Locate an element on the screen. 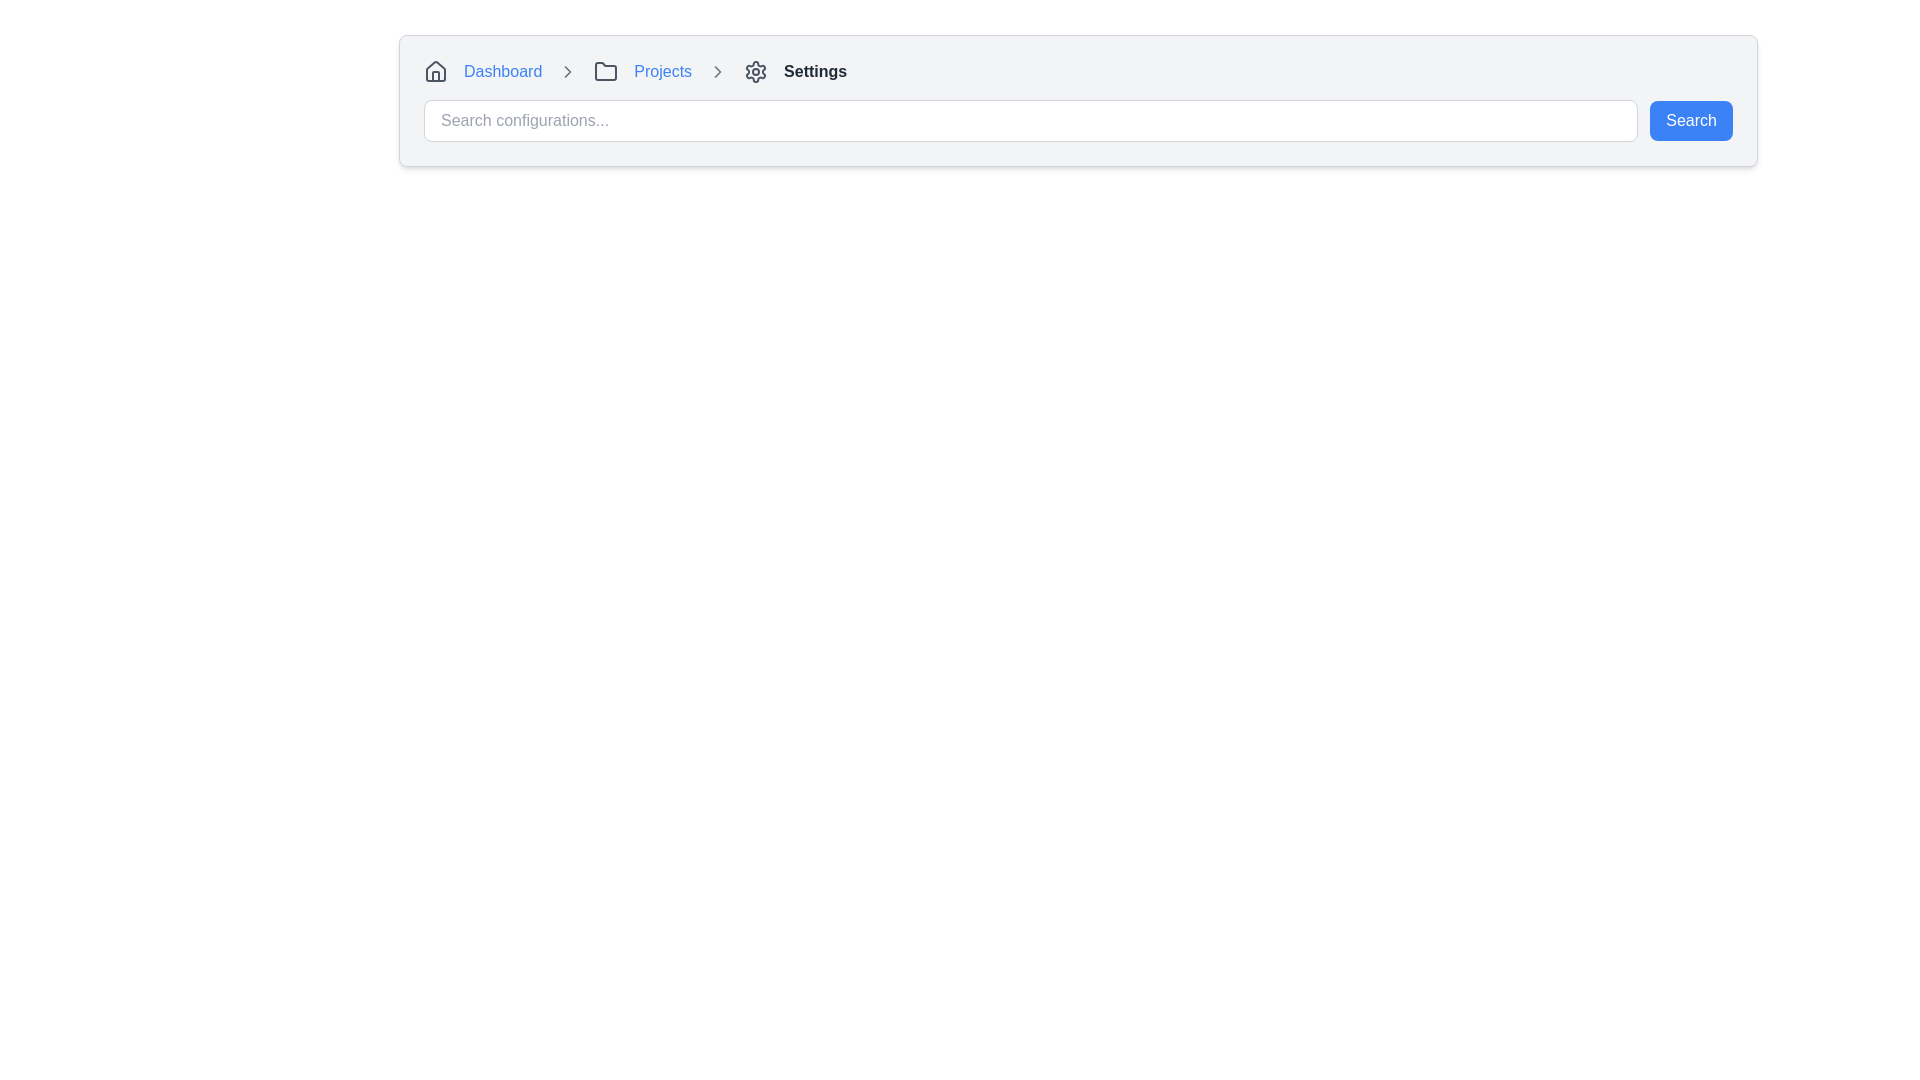 This screenshot has height=1080, width=1920. the navigation flow by focusing on the rightward-pointing chevron arrow icon in the breadcrumb navigation, located to the right of the 'Projects' label is located at coordinates (718, 71).